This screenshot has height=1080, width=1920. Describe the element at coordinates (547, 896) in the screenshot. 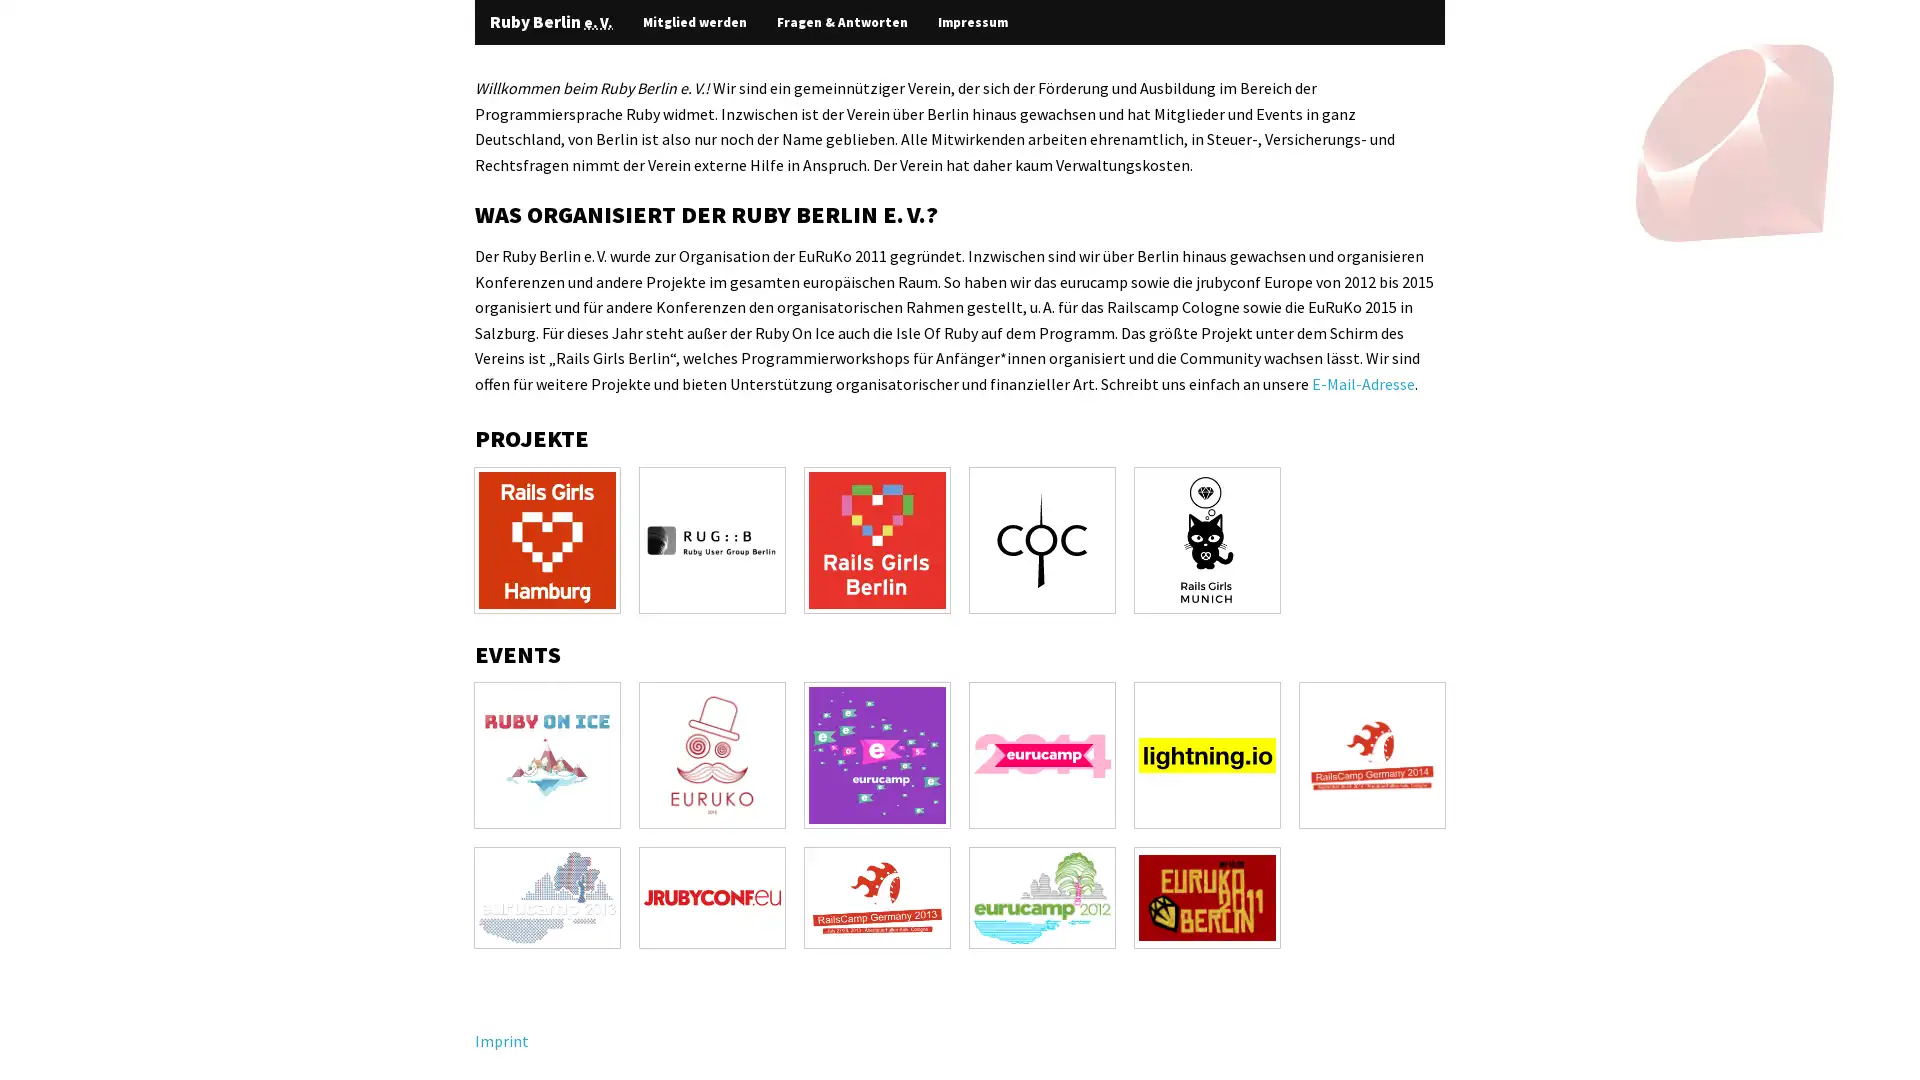

I see `Eurucamp 2013` at that location.